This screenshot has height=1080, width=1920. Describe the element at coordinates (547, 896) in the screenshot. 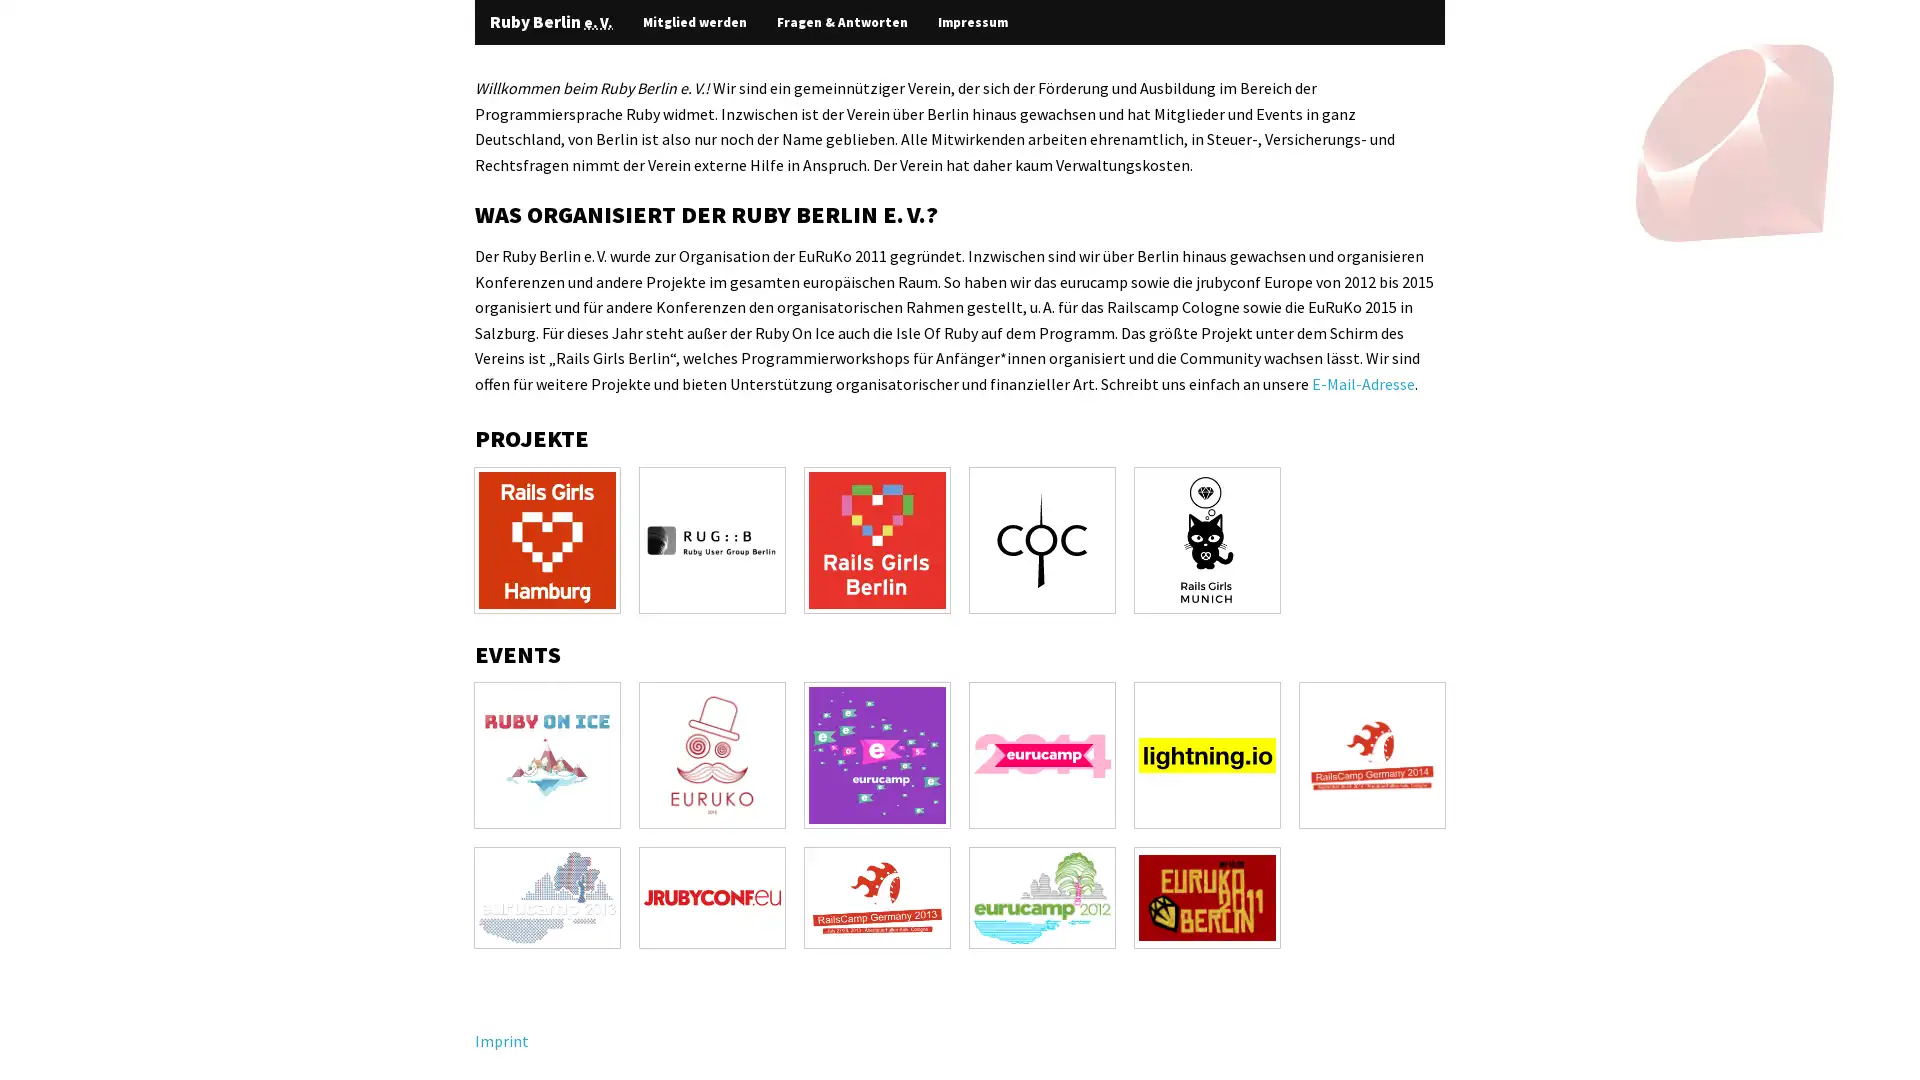

I see `Eurucamp 2013` at that location.